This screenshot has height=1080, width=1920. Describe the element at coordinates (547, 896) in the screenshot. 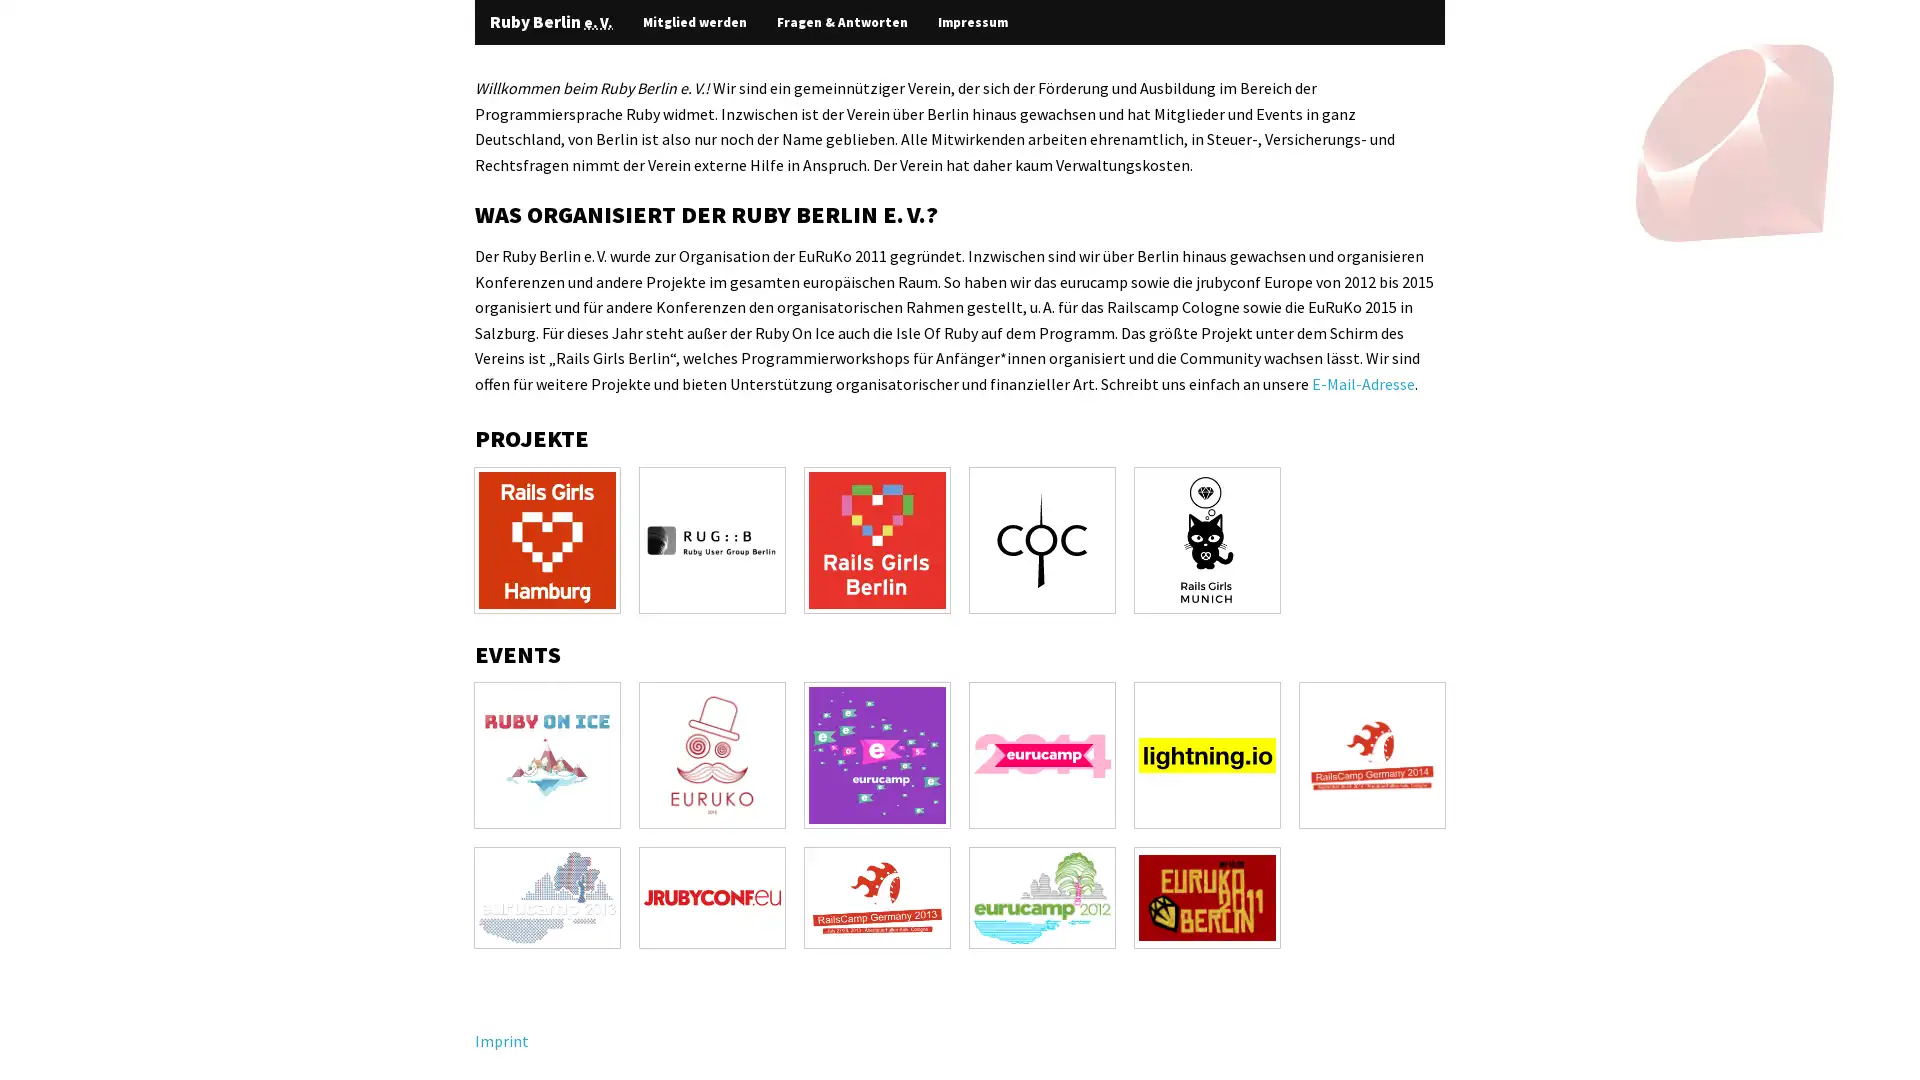

I see `Eurucamp 2013` at that location.